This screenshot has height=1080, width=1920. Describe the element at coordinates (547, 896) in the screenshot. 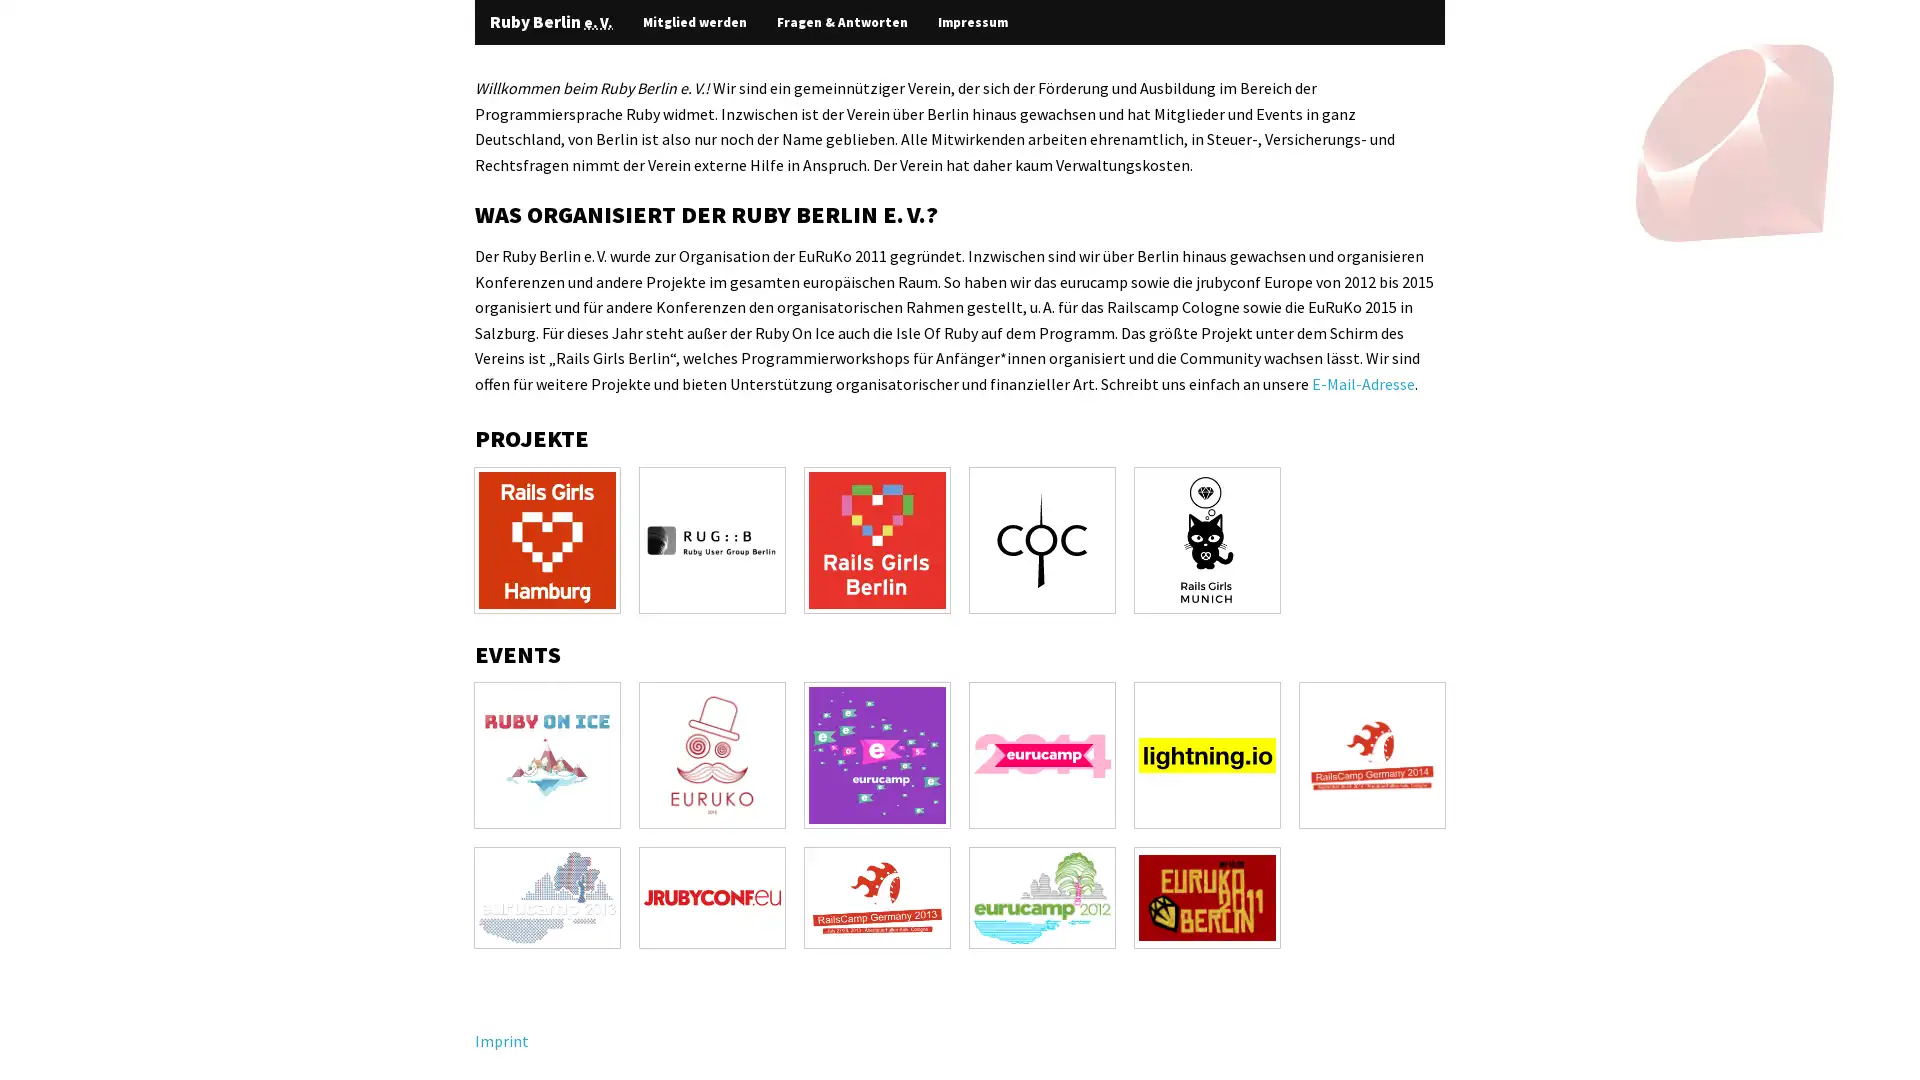

I see `Eurucamp 2013` at that location.